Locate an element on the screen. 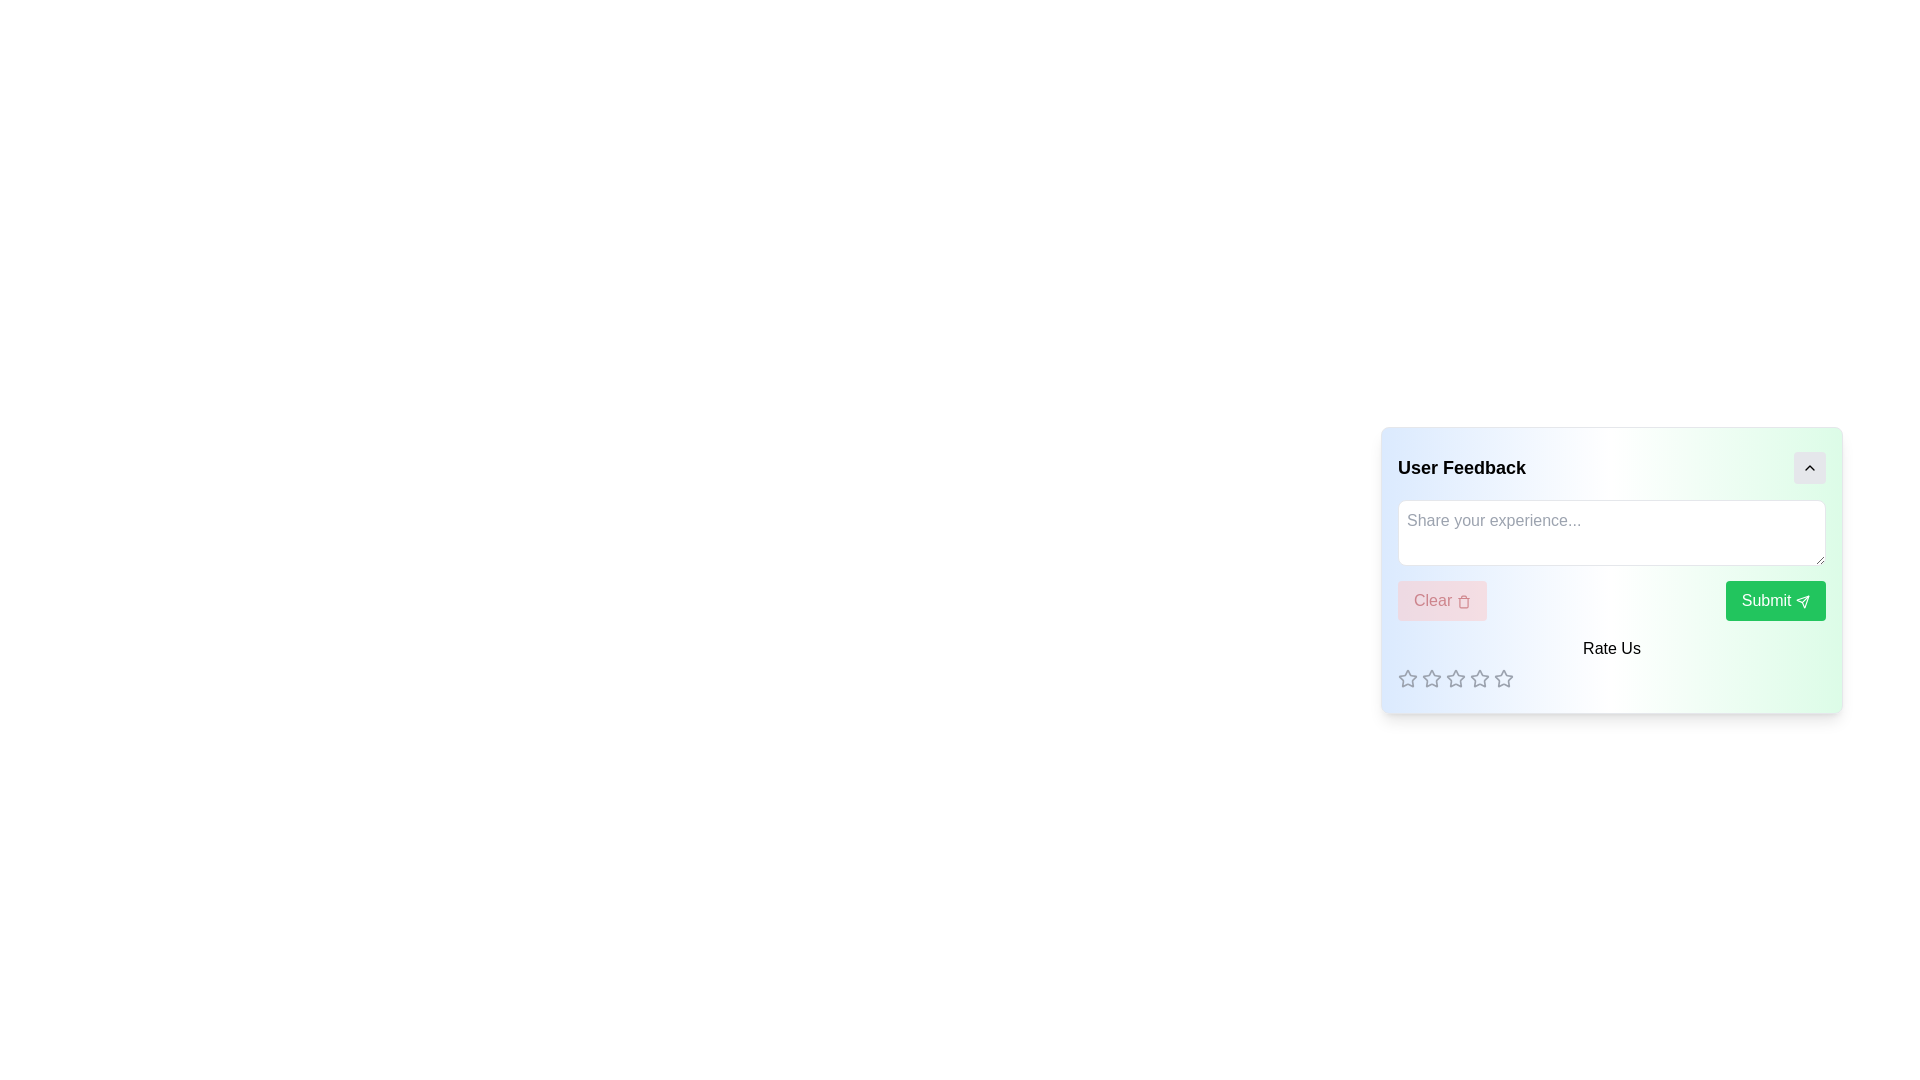 The image size is (1920, 1080). the 'Rate Us' text label, which is styled in bold and located above a row of star icons, within a form-like section at the bottom of the page is located at coordinates (1612, 663).